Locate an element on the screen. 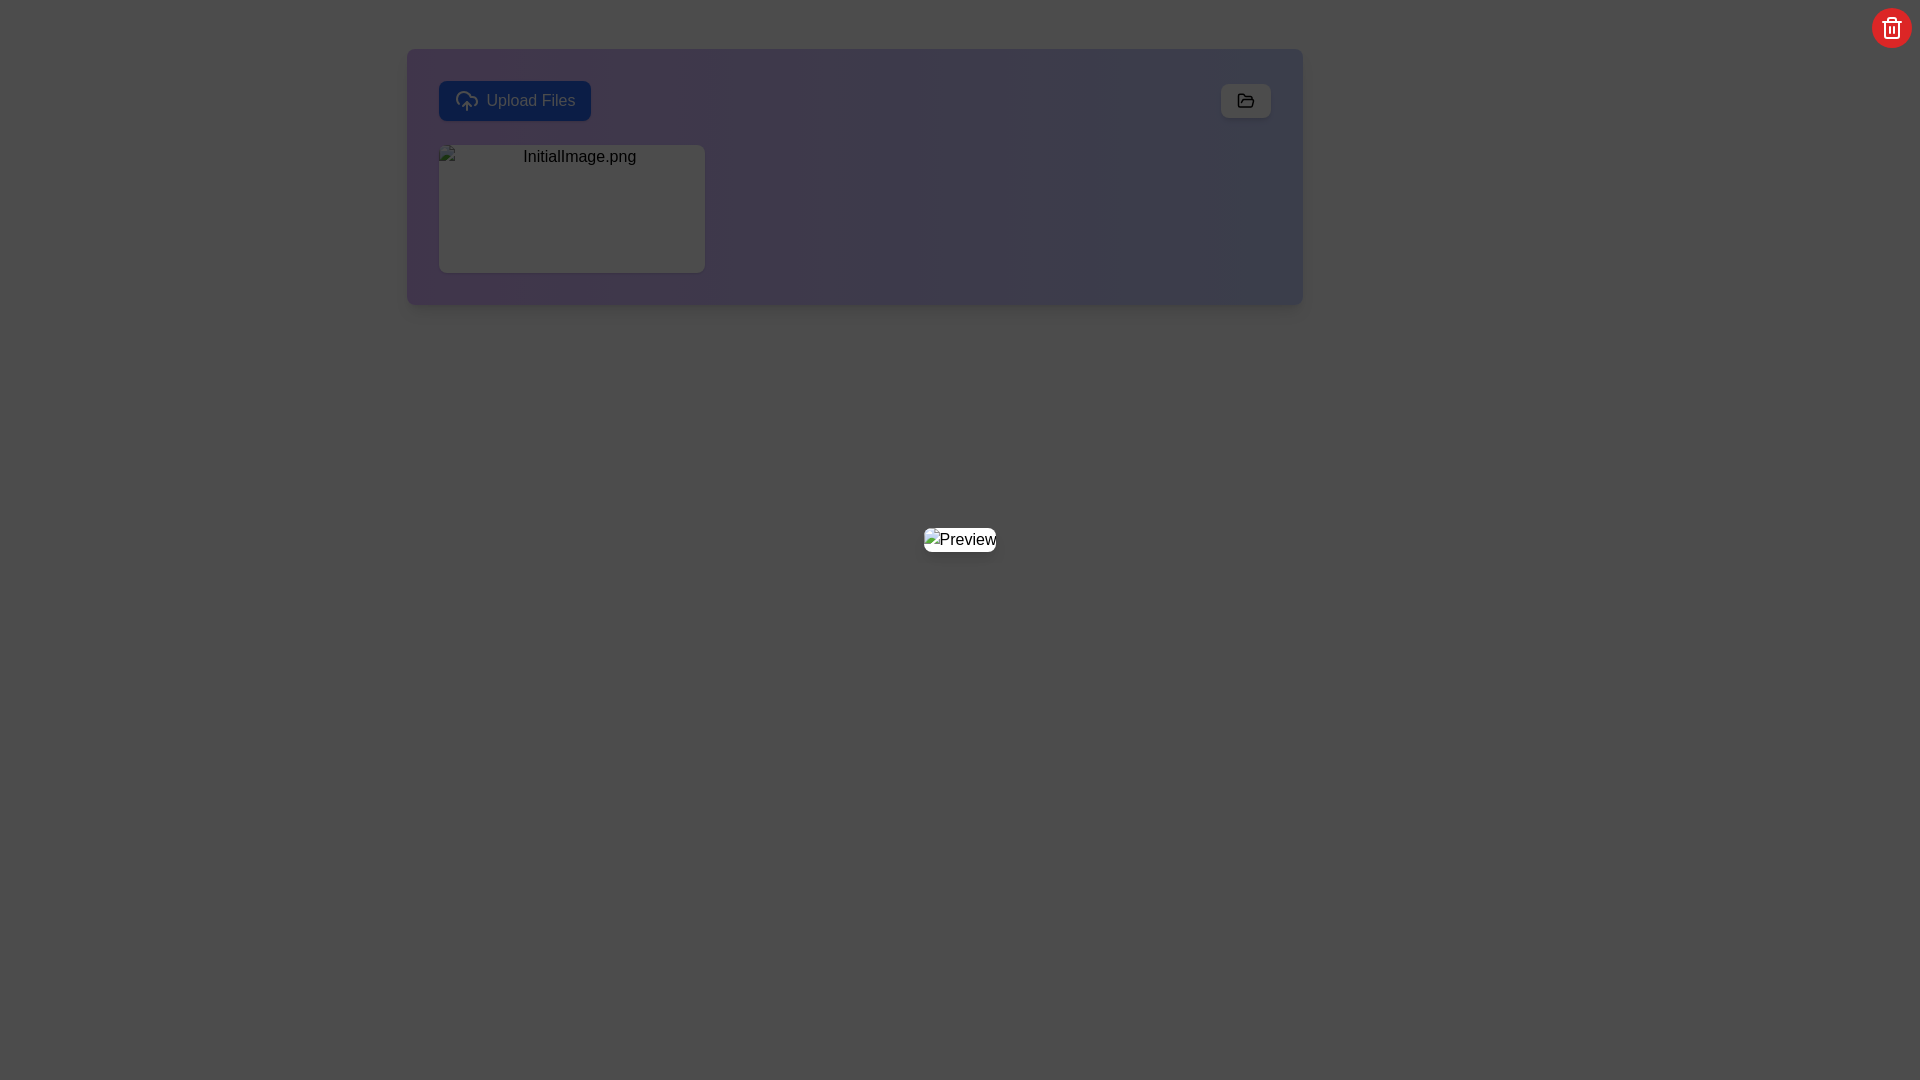 The image size is (1920, 1080). the red circular delete button with a white trash can icon is located at coordinates (594, 208).